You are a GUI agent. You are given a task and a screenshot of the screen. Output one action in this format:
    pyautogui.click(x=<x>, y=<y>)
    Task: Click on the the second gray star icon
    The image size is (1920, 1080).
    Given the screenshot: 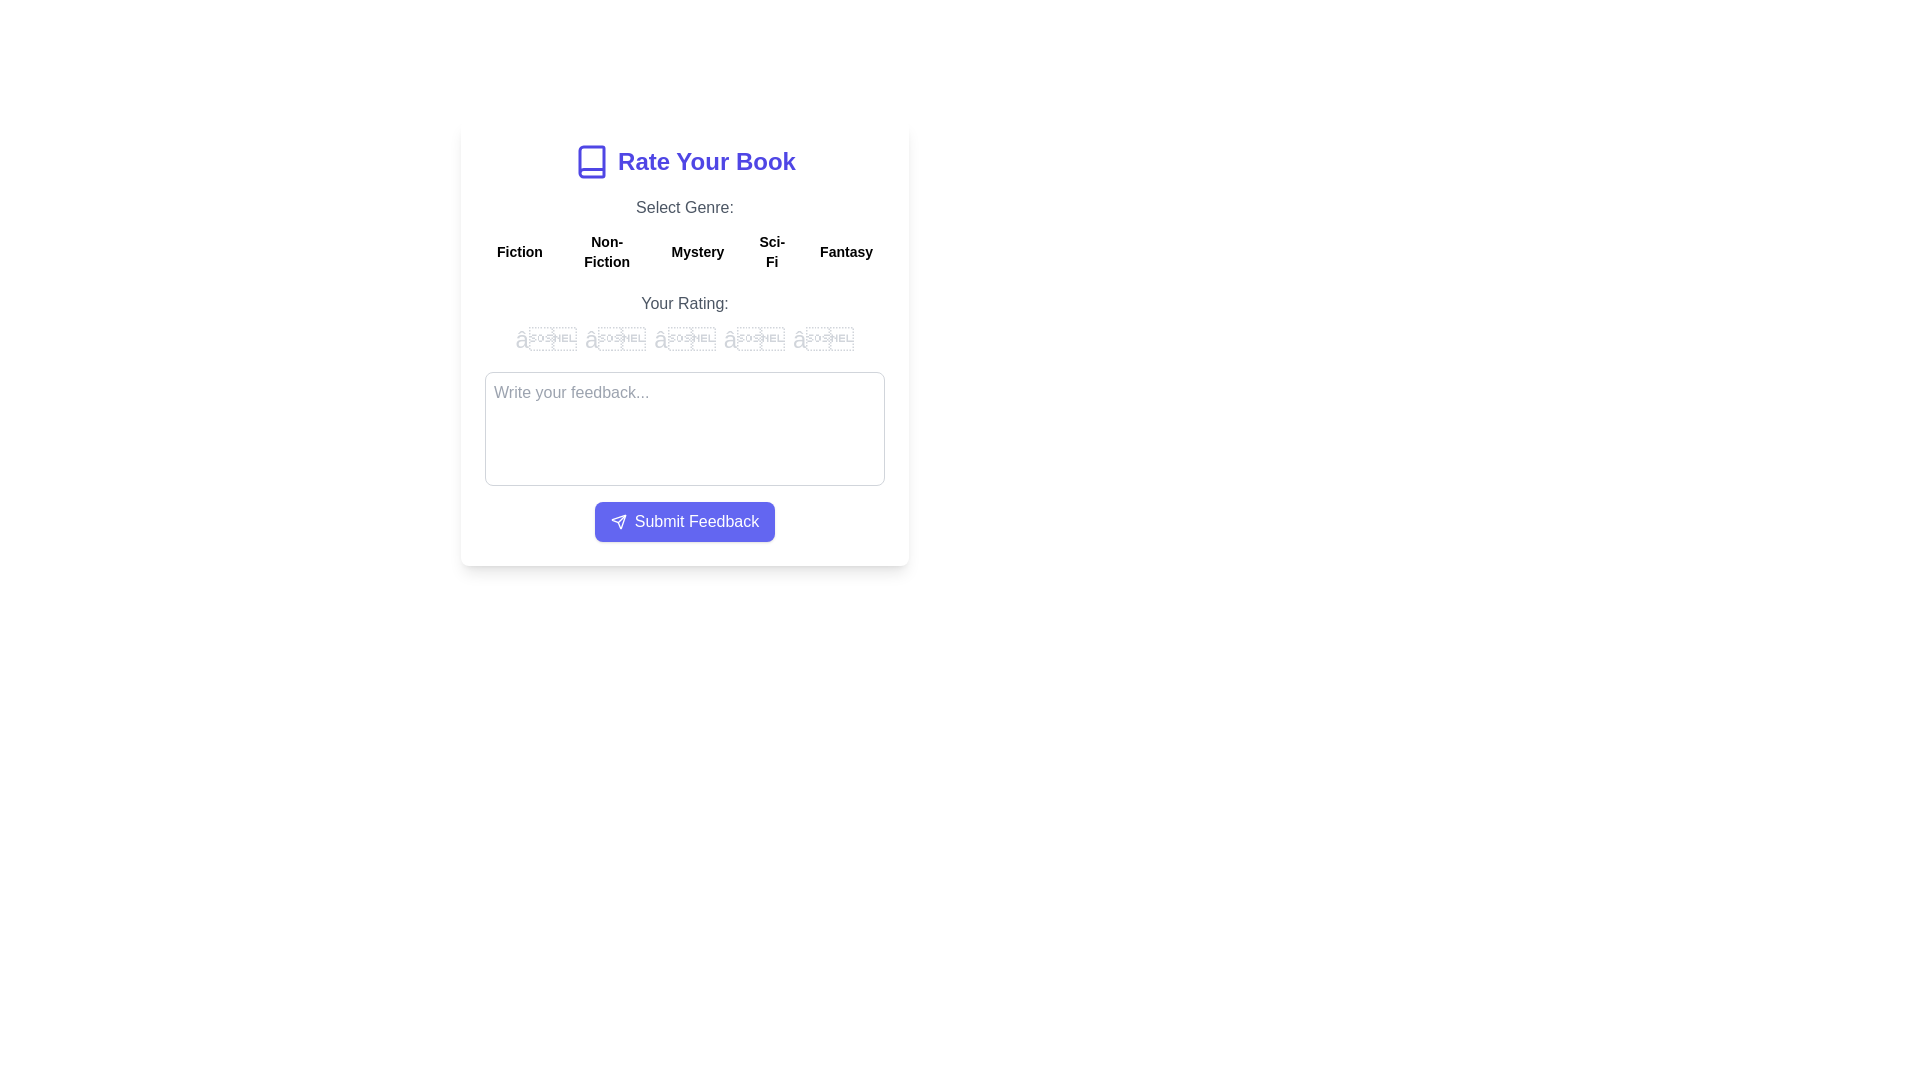 What is the action you would take?
    pyautogui.click(x=614, y=338)
    